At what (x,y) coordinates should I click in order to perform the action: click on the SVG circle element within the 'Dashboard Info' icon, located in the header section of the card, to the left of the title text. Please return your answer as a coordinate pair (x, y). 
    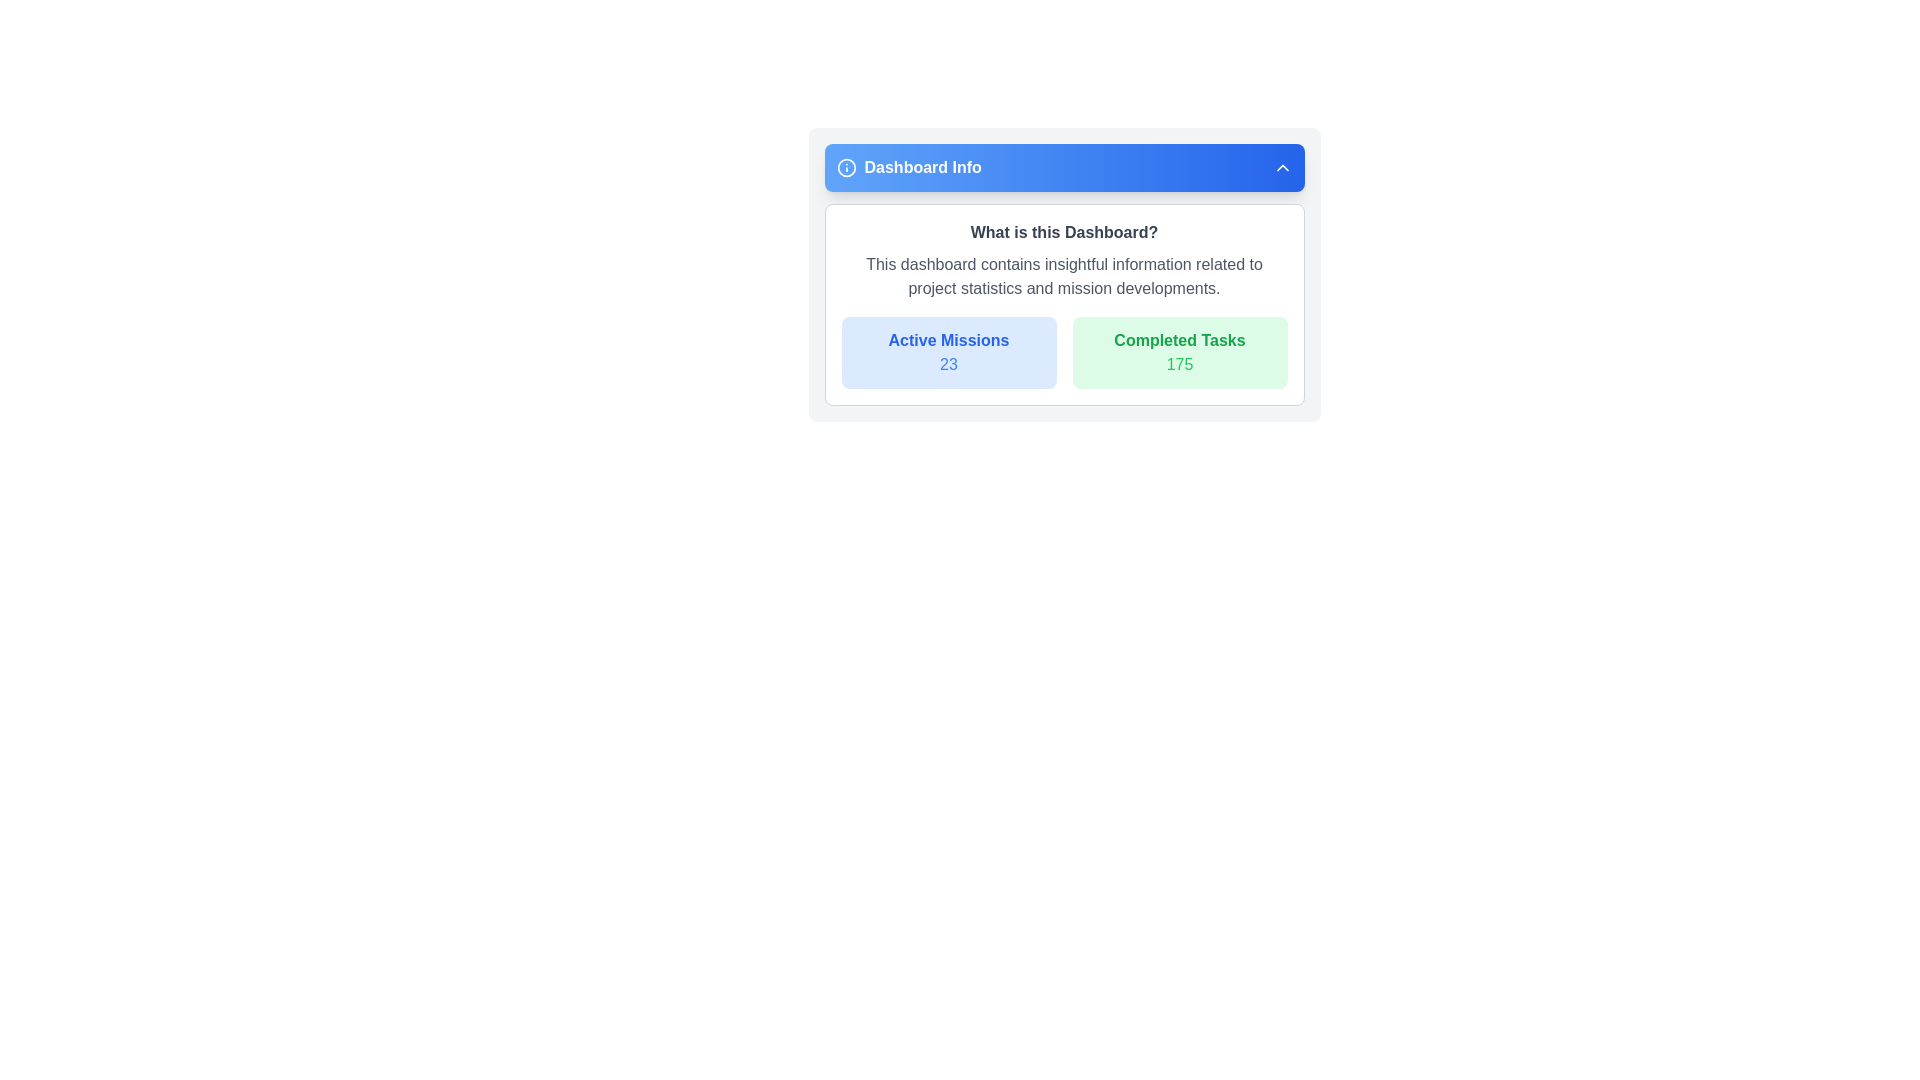
    Looking at the image, I should click on (846, 167).